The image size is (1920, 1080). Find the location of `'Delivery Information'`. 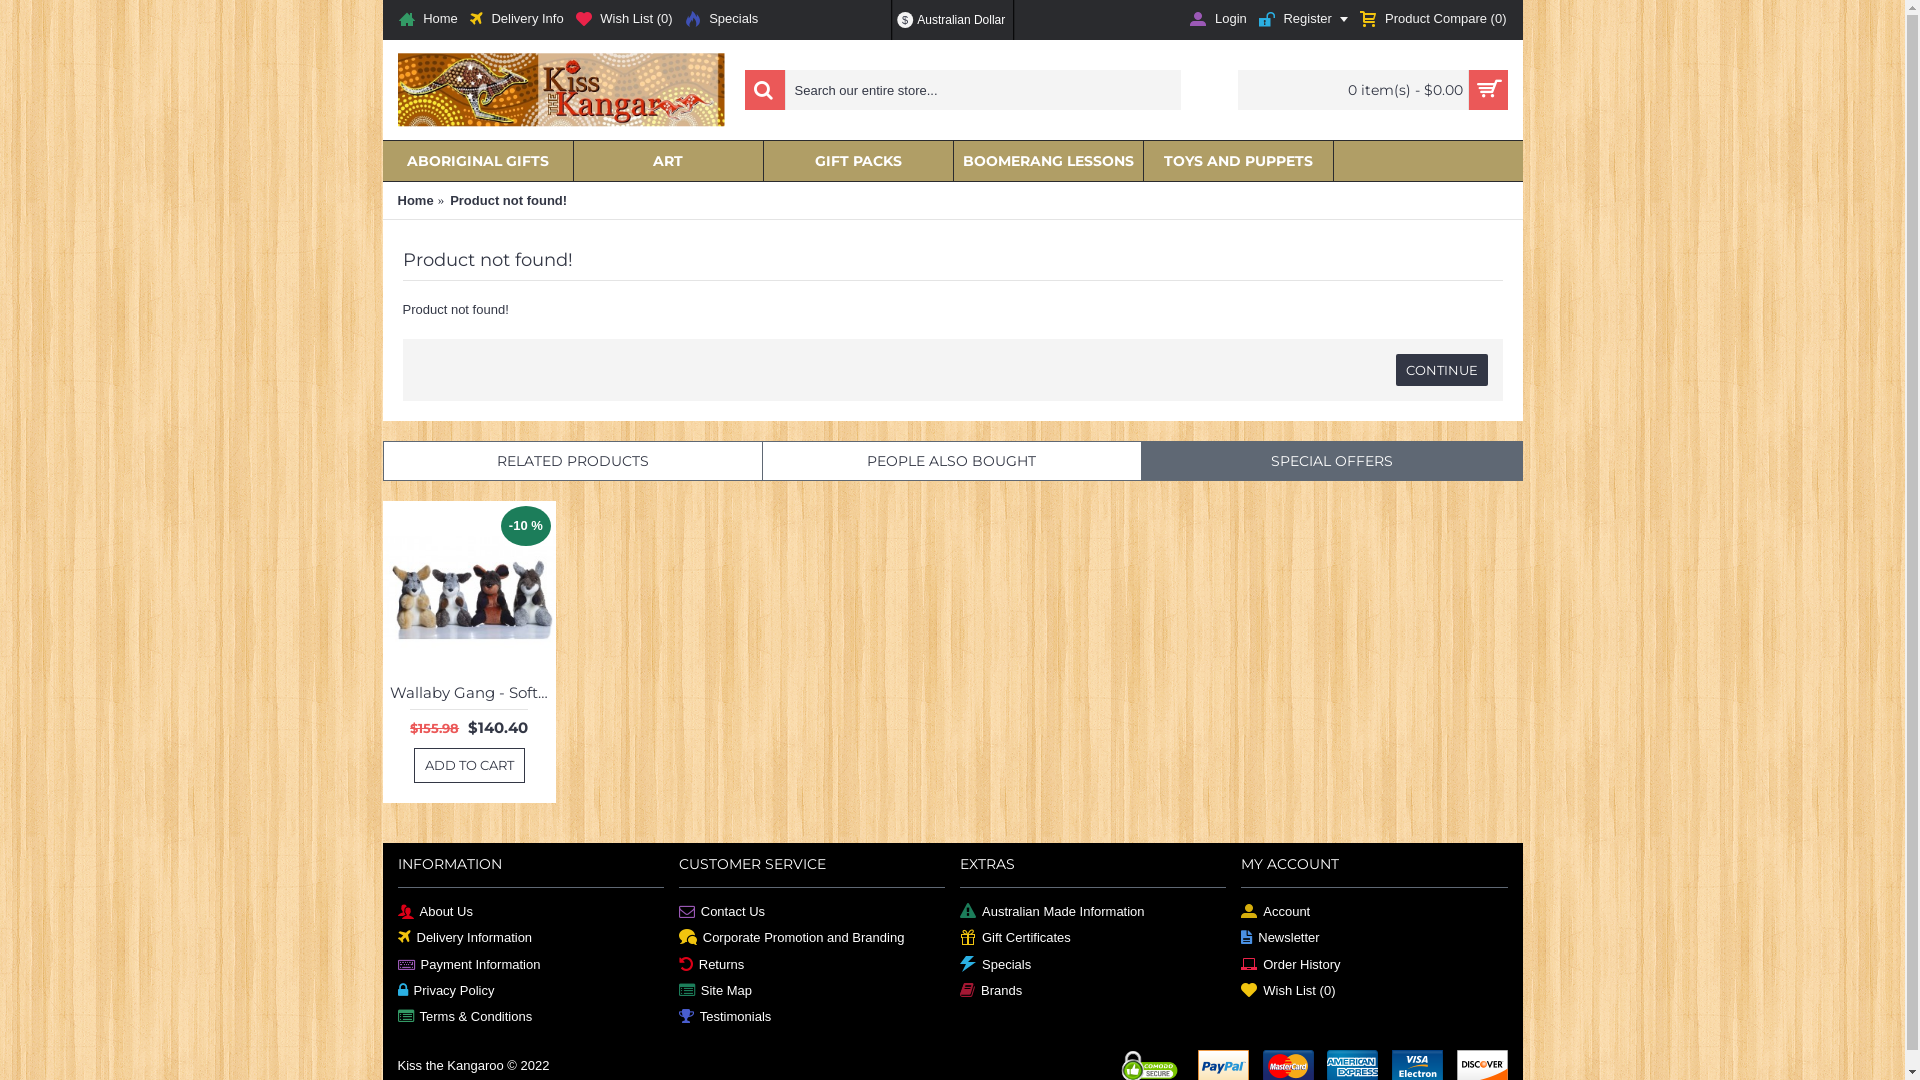

'Delivery Information' is located at coordinates (531, 937).